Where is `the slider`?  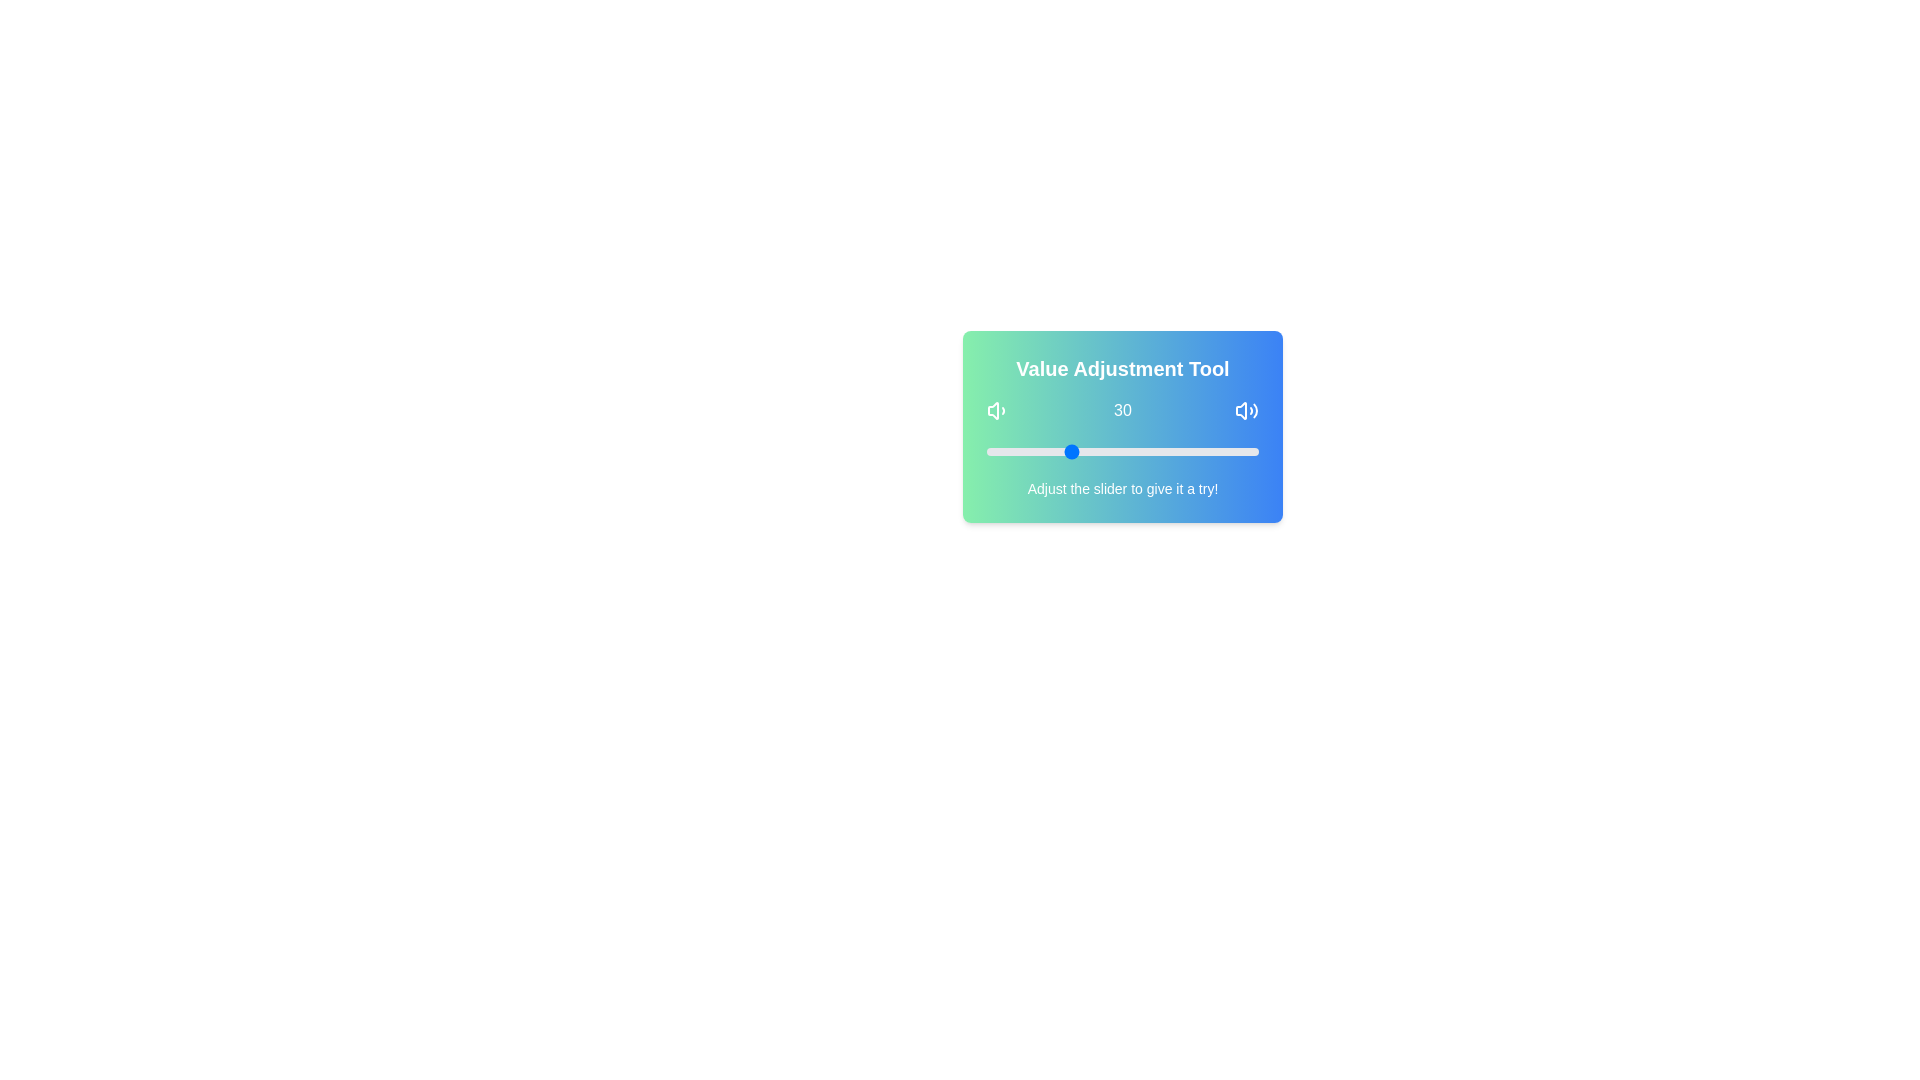
the slider is located at coordinates (1116, 451).